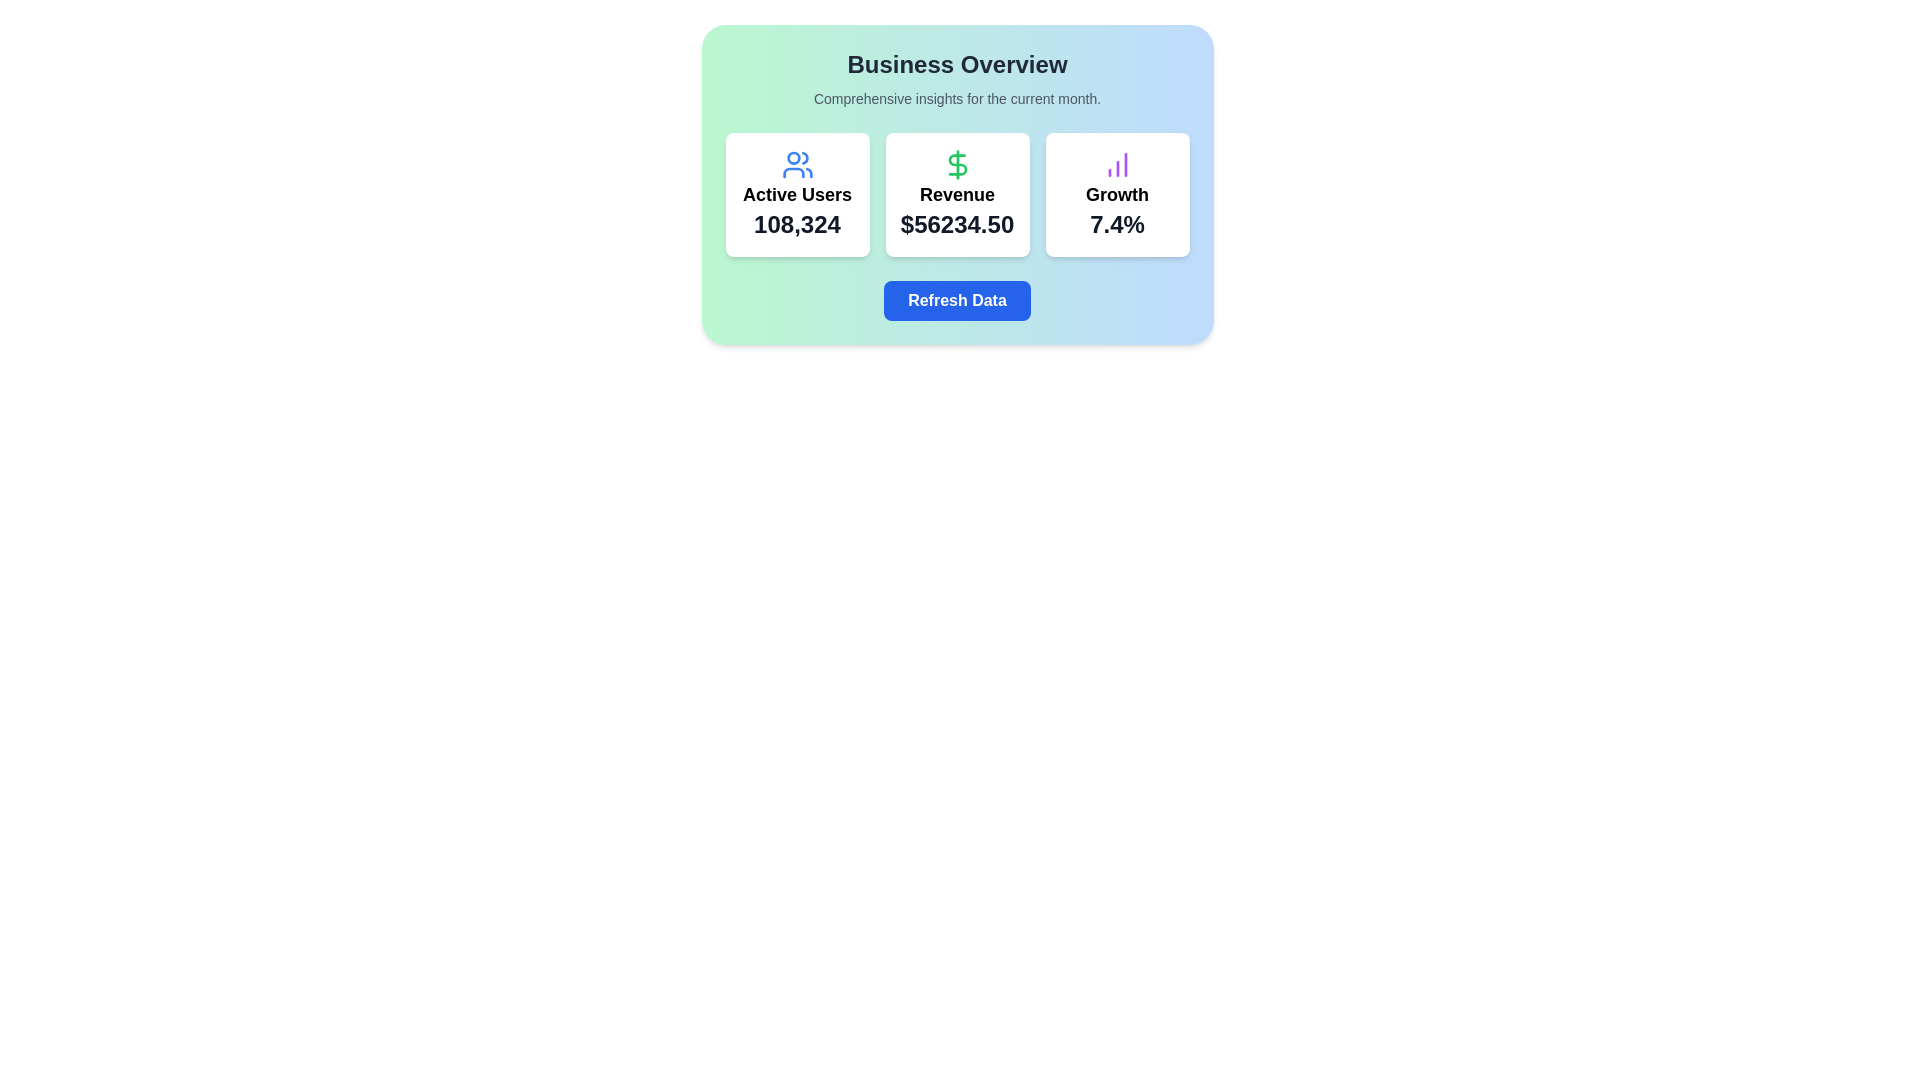  Describe the element at coordinates (1116, 164) in the screenshot. I see `the vibrant purple bar chart icon located at the top of the 'Growth' card, above the text 'Growth' and the percentage value '7.4%'` at that location.